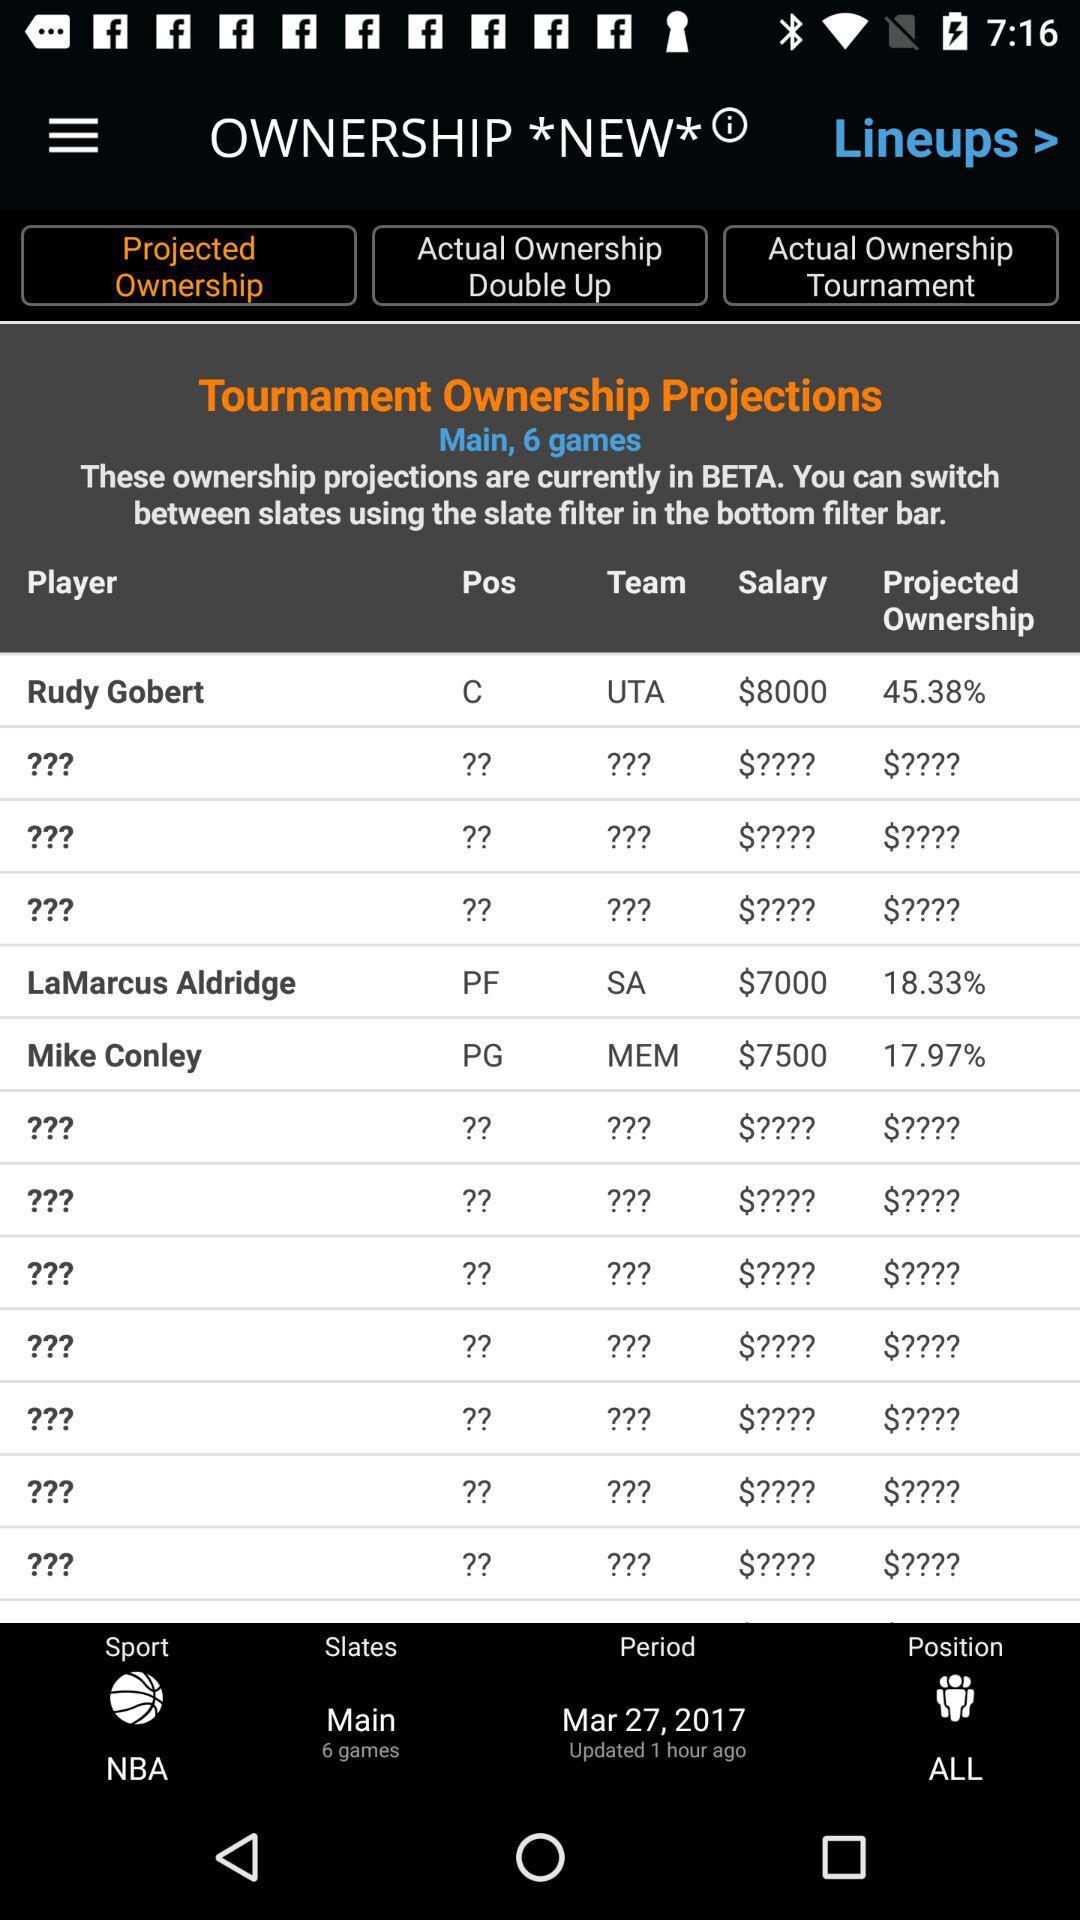  Describe the element at coordinates (230, 981) in the screenshot. I see `item above mike conley item` at that location.